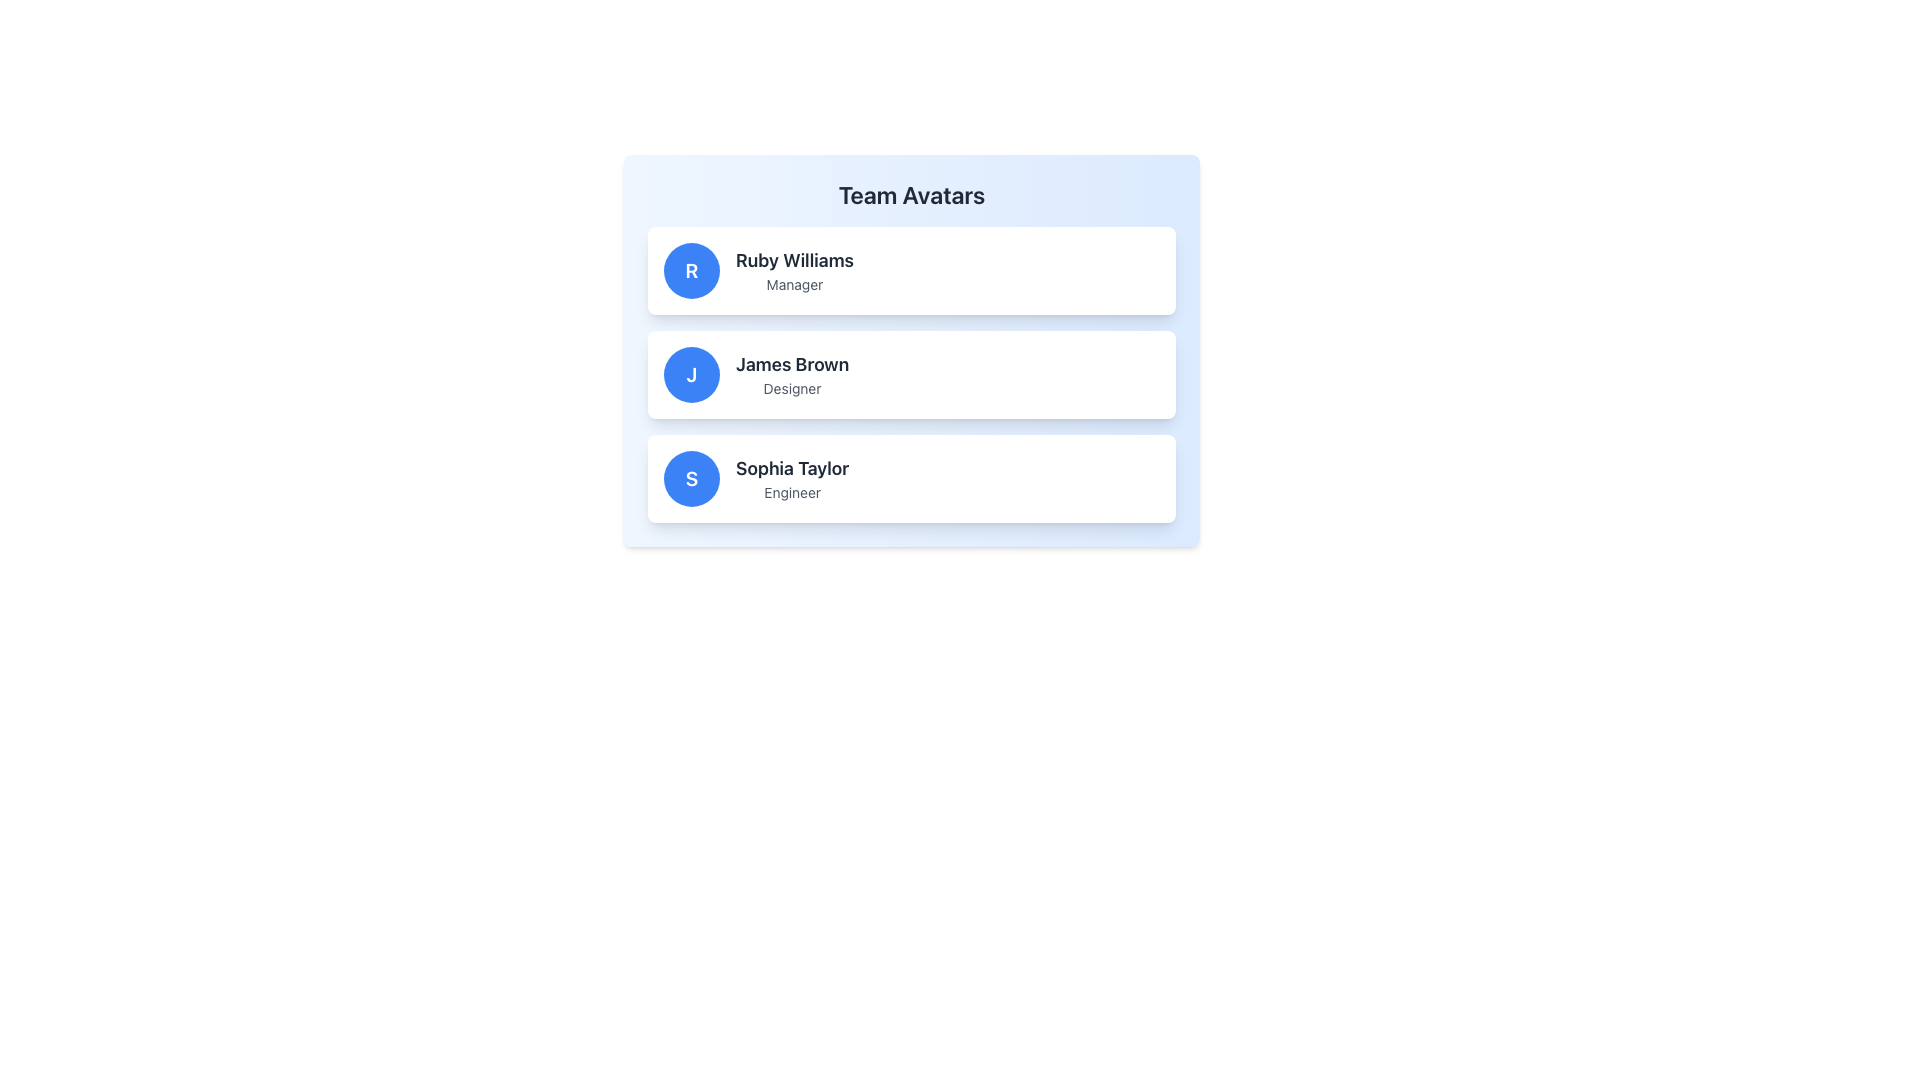 The image size is (1920, 1080). I want to click on the Profile Card Component for 'Ruby Williams', which is the first card, so click(911, 270).